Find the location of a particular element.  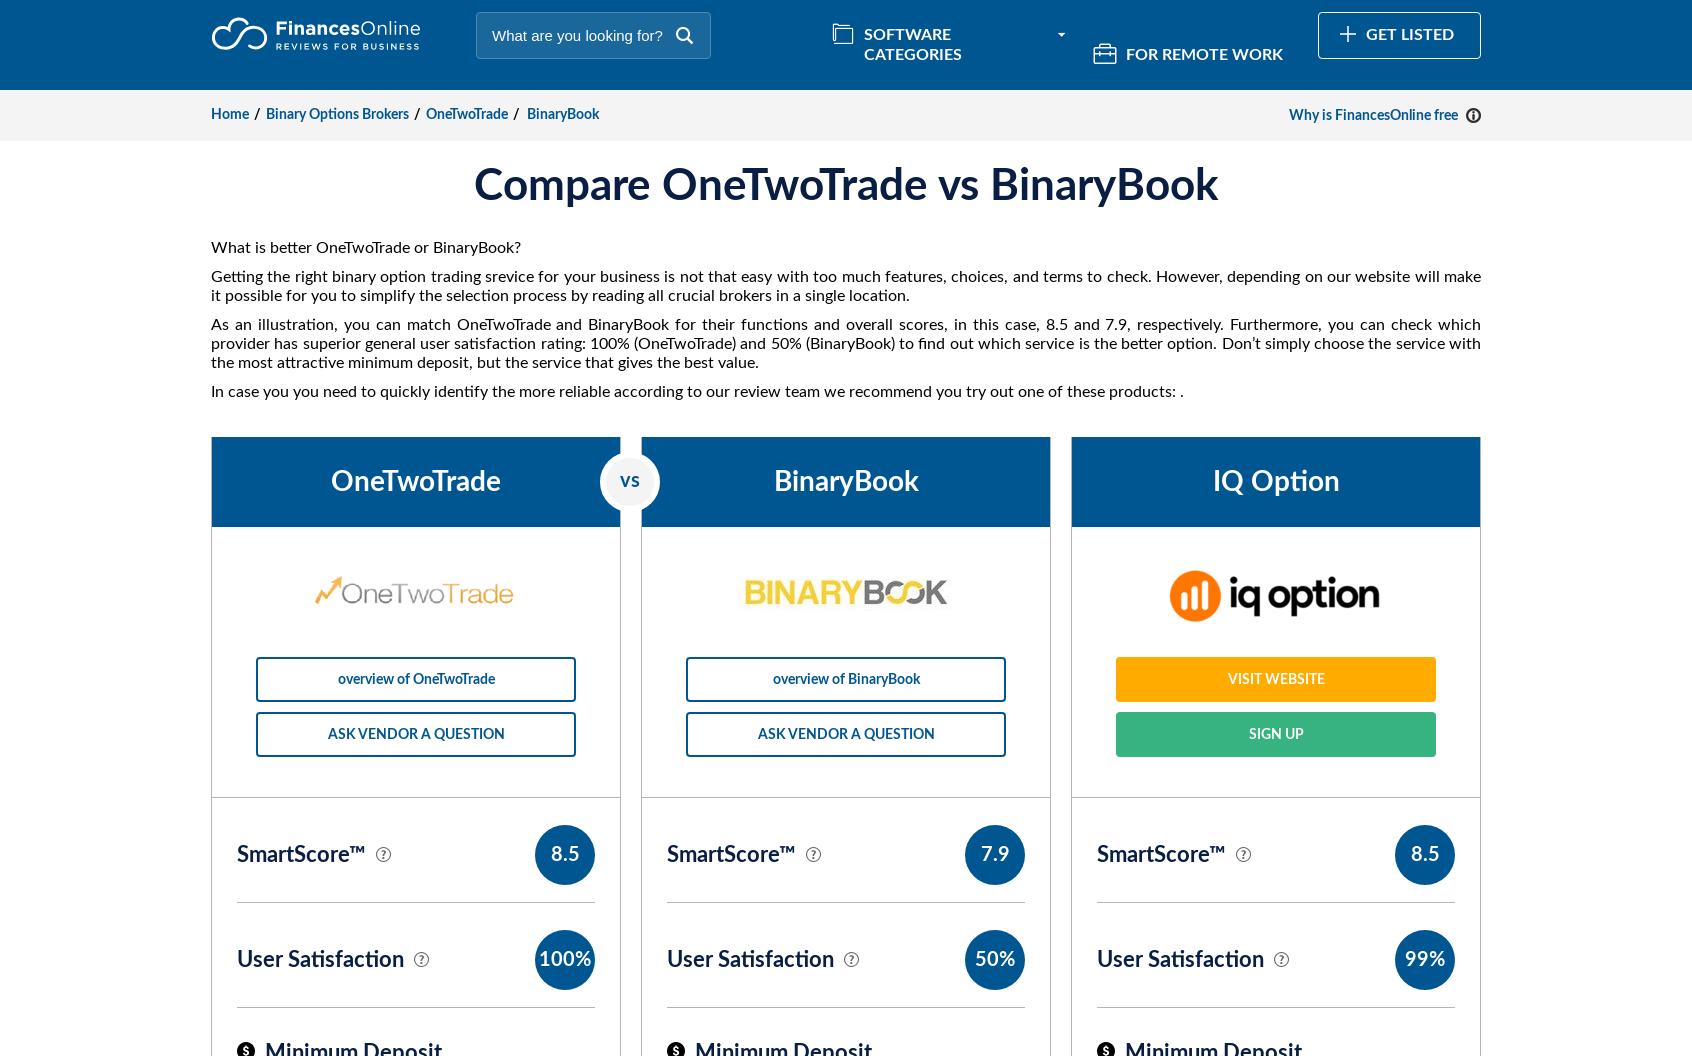

'What is better OneTwoTrade or BinaryBook?' is located at coordinates (365, 246).